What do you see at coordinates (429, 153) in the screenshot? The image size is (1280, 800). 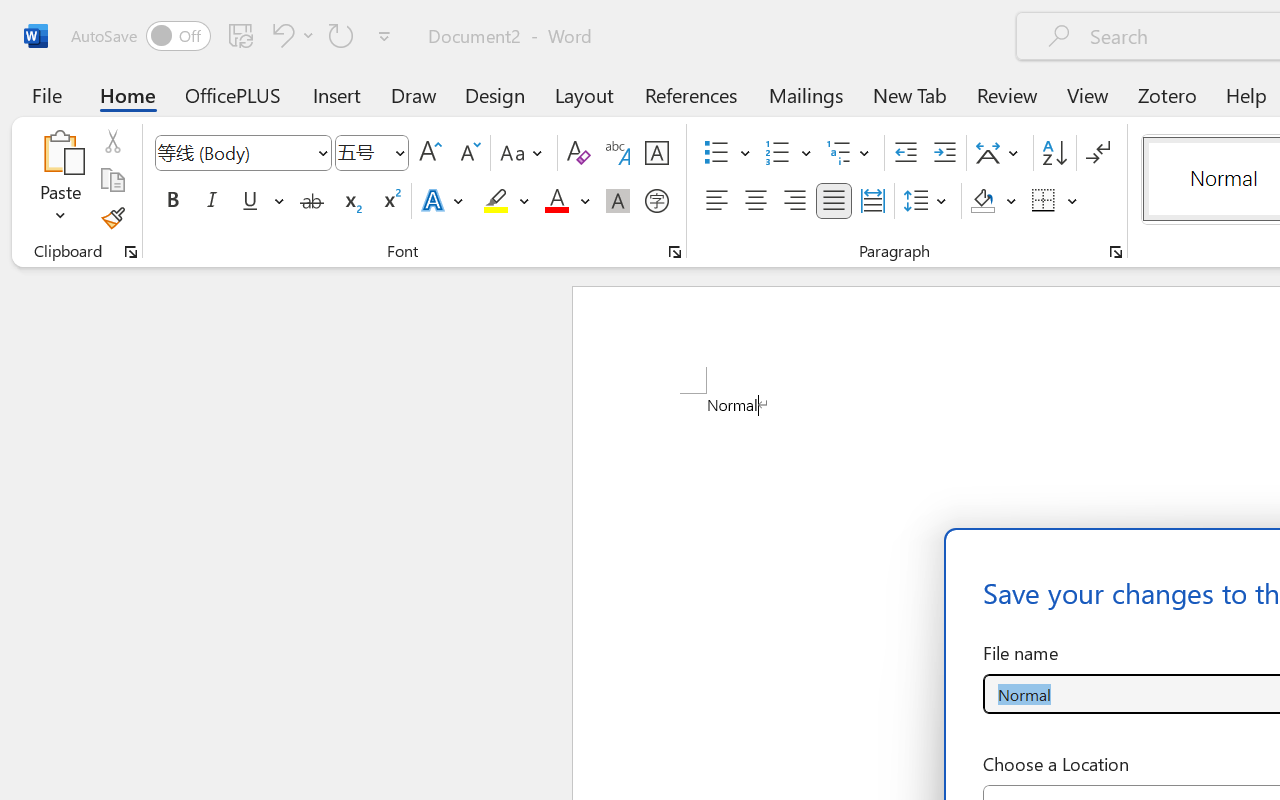 I see `'Grow Font'` at bounding box center [429, 153].